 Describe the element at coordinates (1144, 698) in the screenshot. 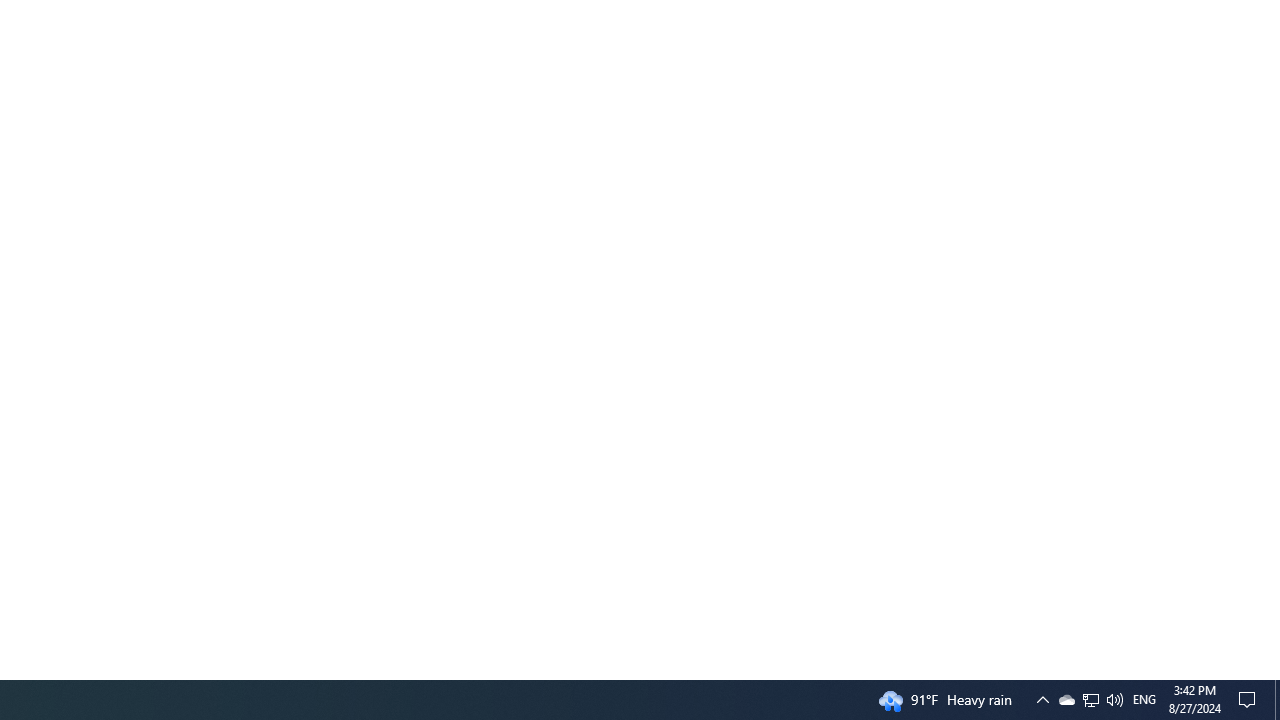

I see `'Tray Input Indicator - English (United States)'` at that location.